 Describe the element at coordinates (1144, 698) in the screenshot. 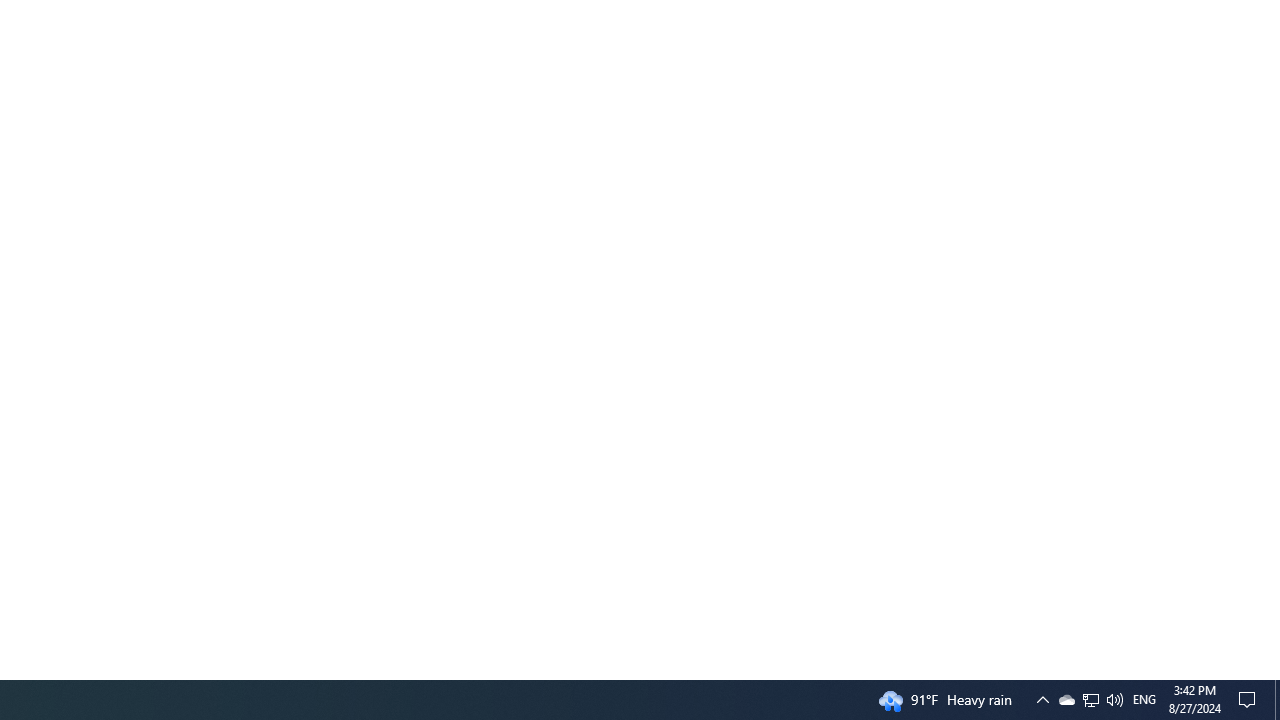

I see `'Tray Input Indicator - English (United States)'` at that location.